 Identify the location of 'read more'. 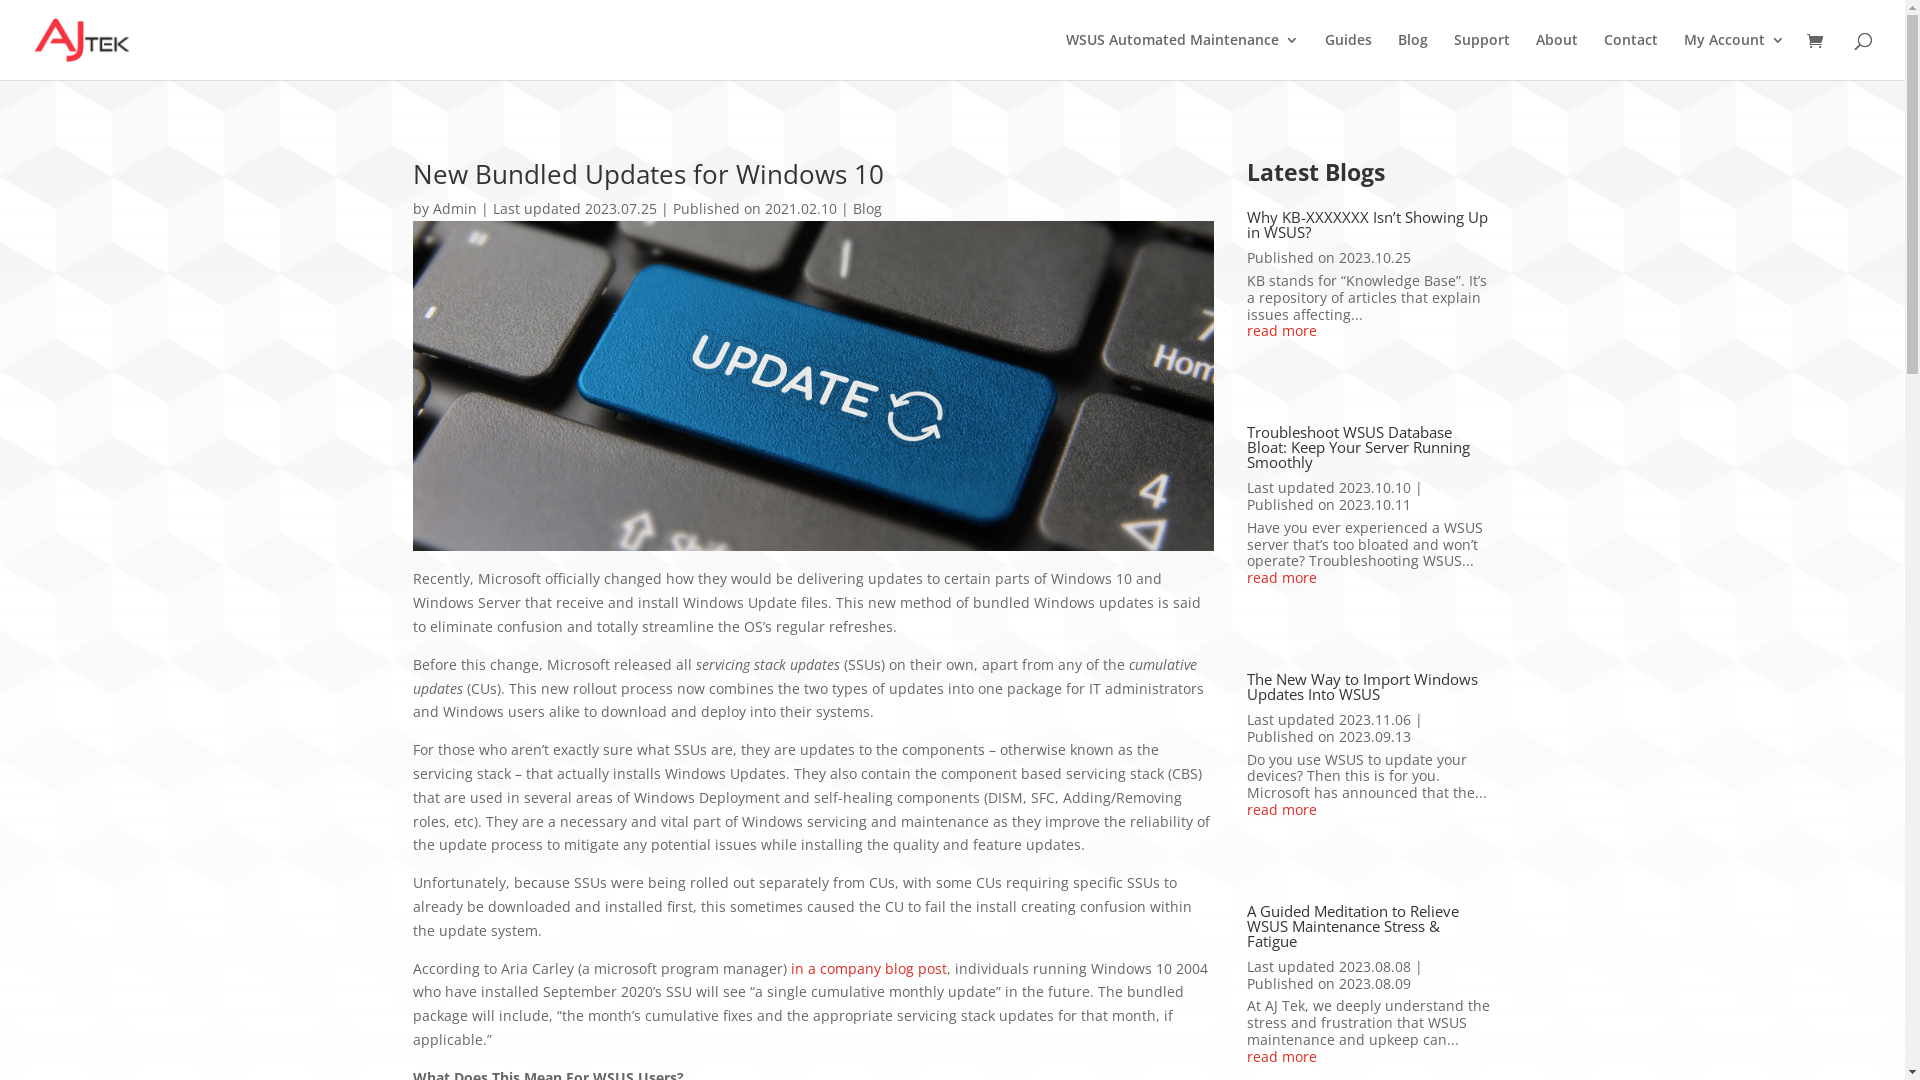
(1368, 330).